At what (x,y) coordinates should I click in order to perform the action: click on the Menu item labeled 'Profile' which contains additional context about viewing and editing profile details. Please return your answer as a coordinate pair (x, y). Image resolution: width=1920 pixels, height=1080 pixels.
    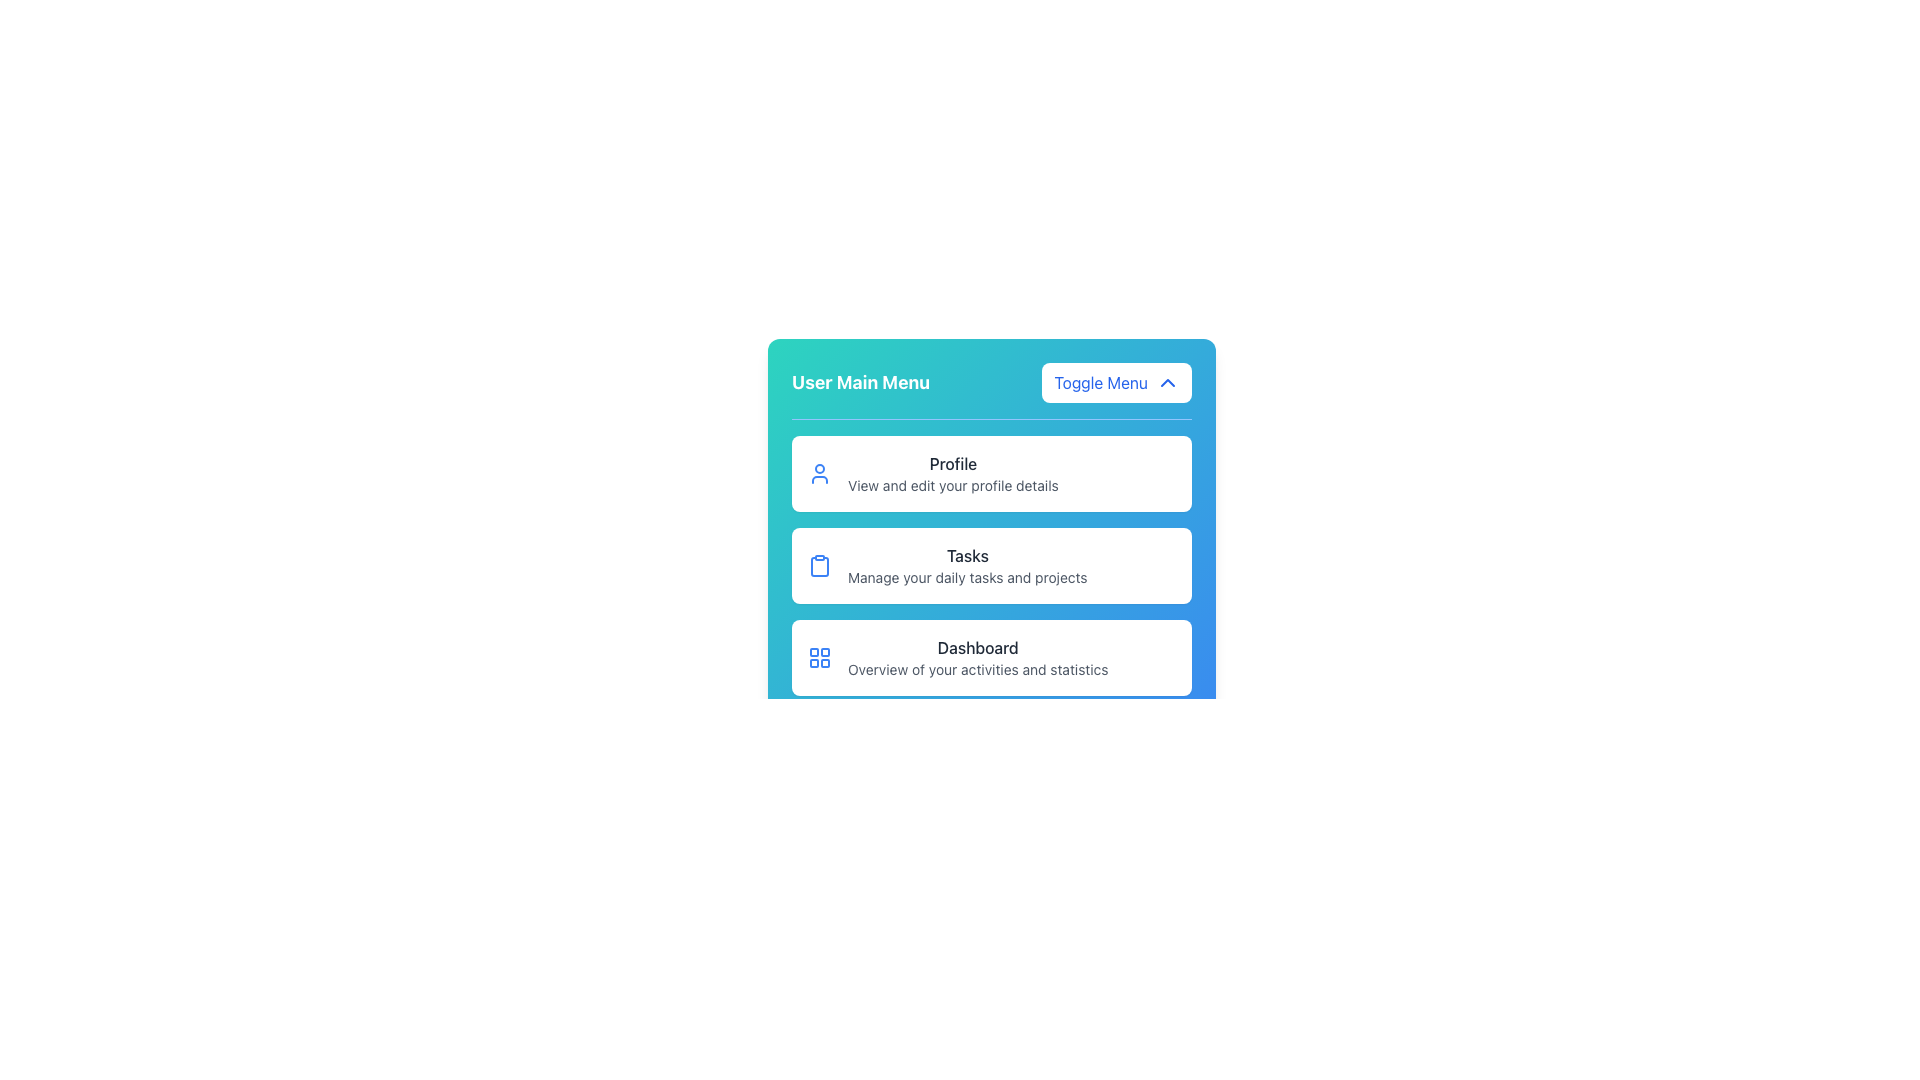
    Looking at the image, I should click on (952, 474).